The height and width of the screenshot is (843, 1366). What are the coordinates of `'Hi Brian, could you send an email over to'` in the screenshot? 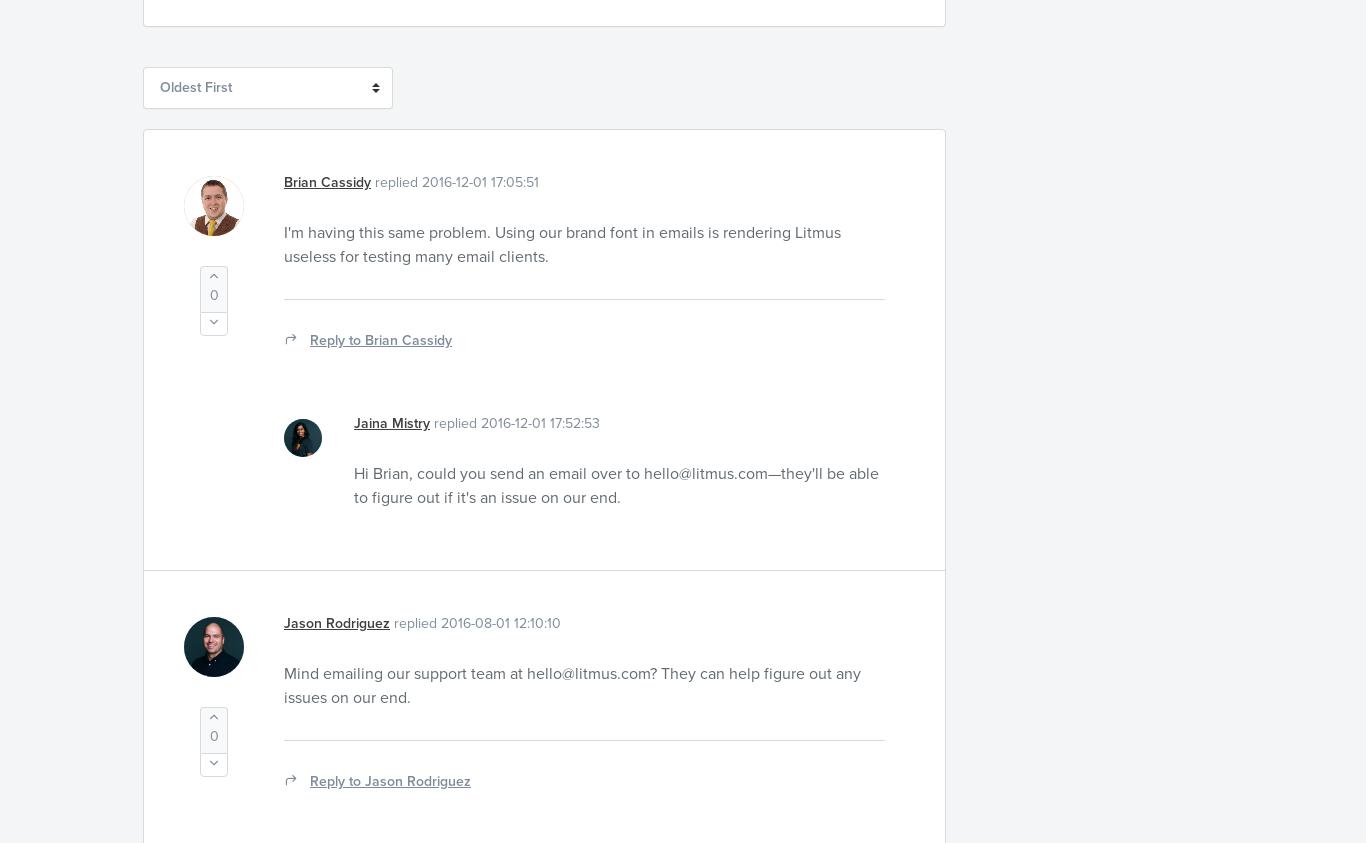 It's located at (498, 473).